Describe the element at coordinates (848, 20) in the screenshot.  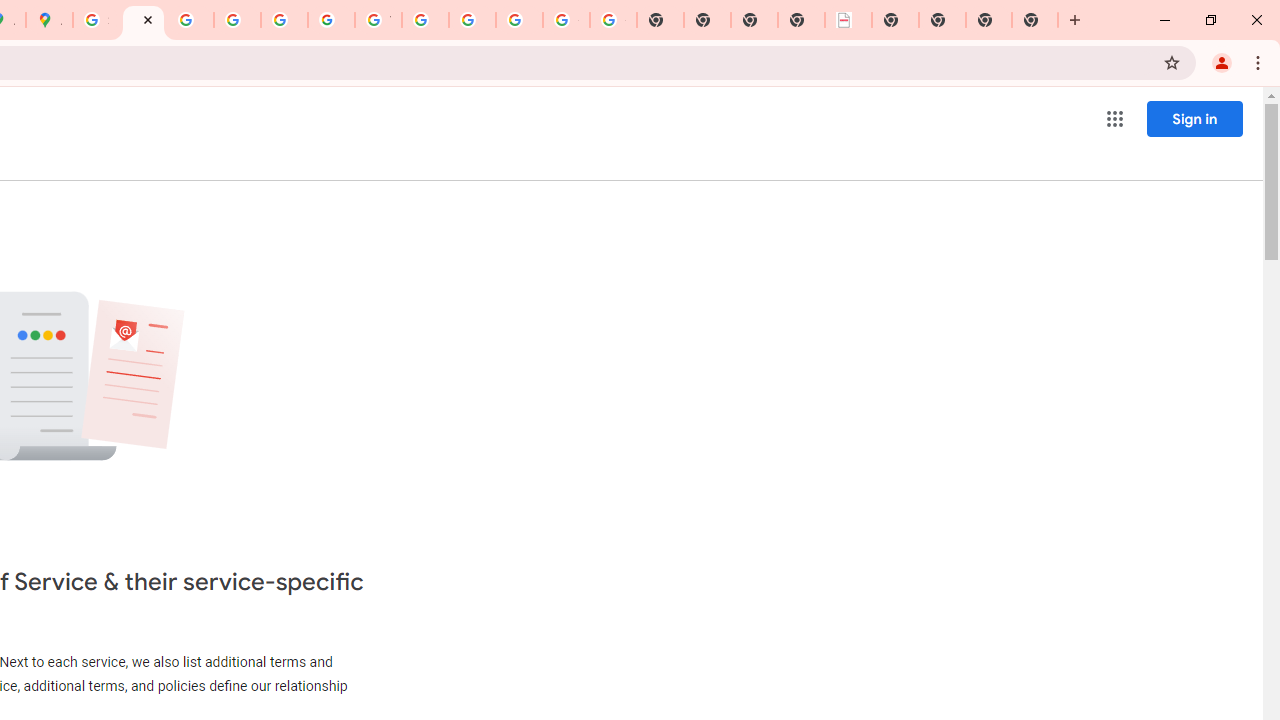
I see `'LAAD Defence & Security 2025 | BAE Systems'` at that location.